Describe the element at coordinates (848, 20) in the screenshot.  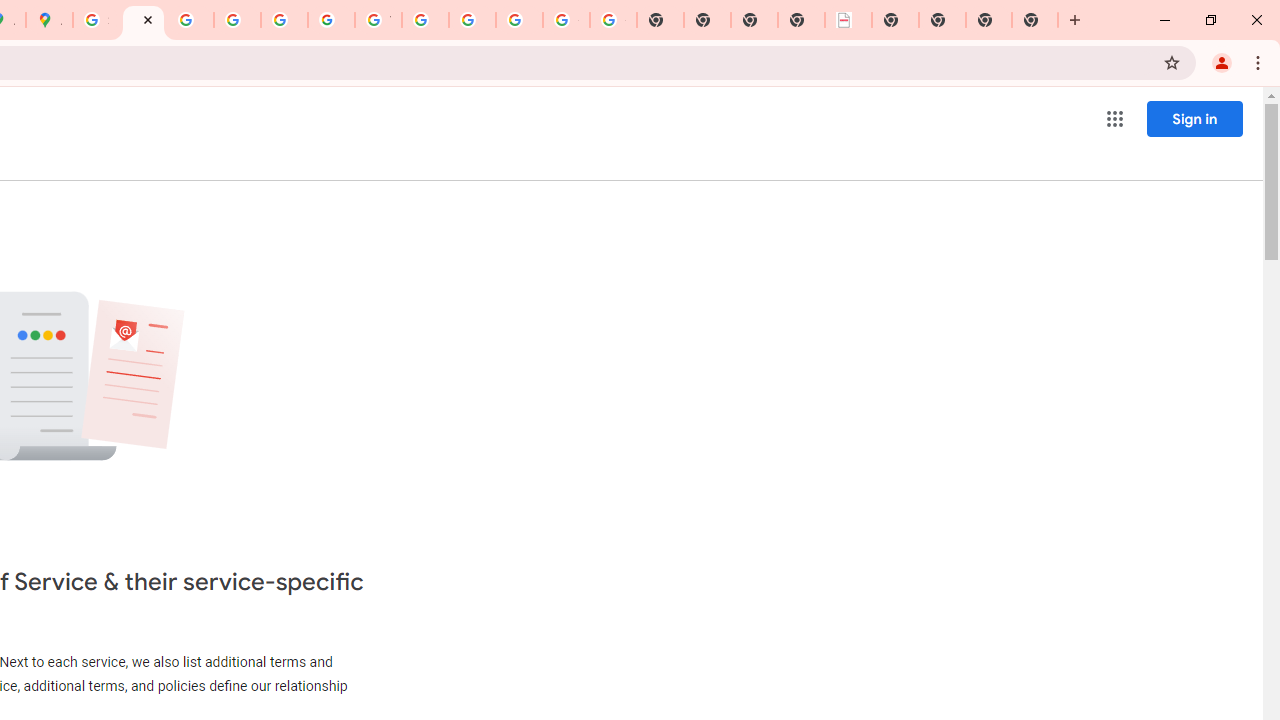
I see `'LAAD Defence & Security 2025 | BAE Systems'` at that location.